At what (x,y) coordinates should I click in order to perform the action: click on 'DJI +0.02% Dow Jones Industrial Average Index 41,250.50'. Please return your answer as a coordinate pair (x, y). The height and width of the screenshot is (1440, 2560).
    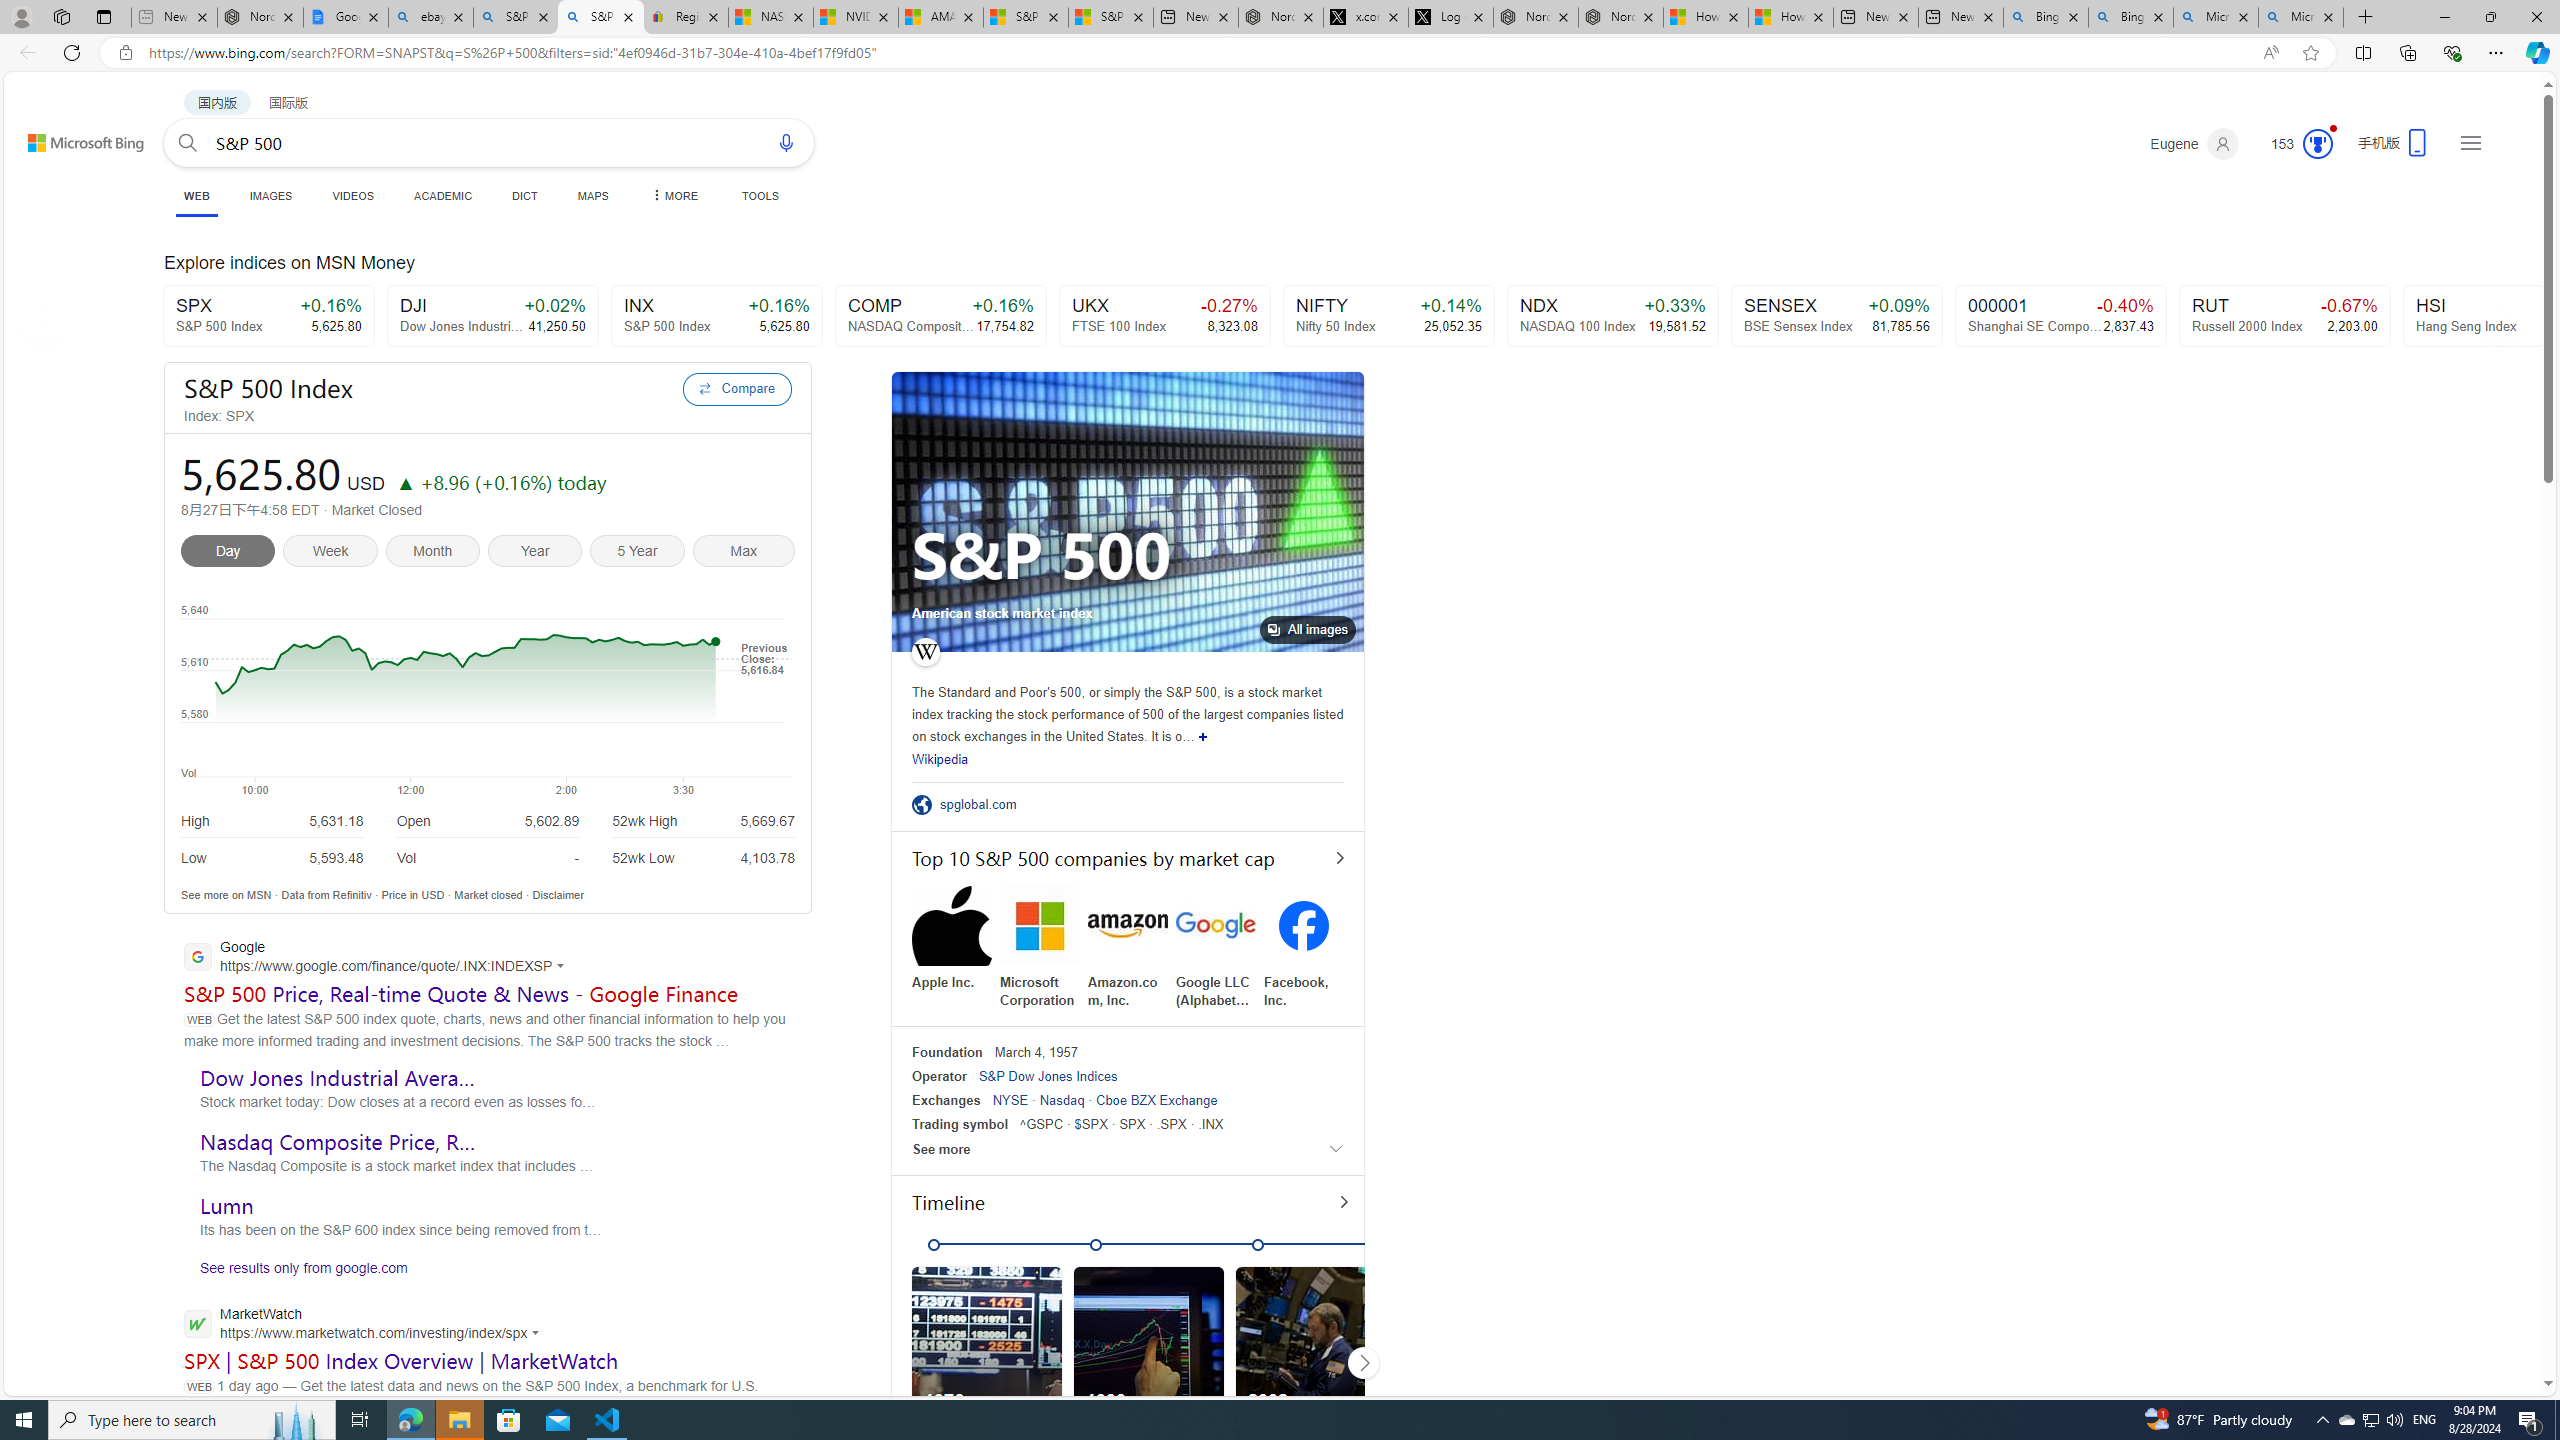
    Looking at the image, I should click on (493, 315).